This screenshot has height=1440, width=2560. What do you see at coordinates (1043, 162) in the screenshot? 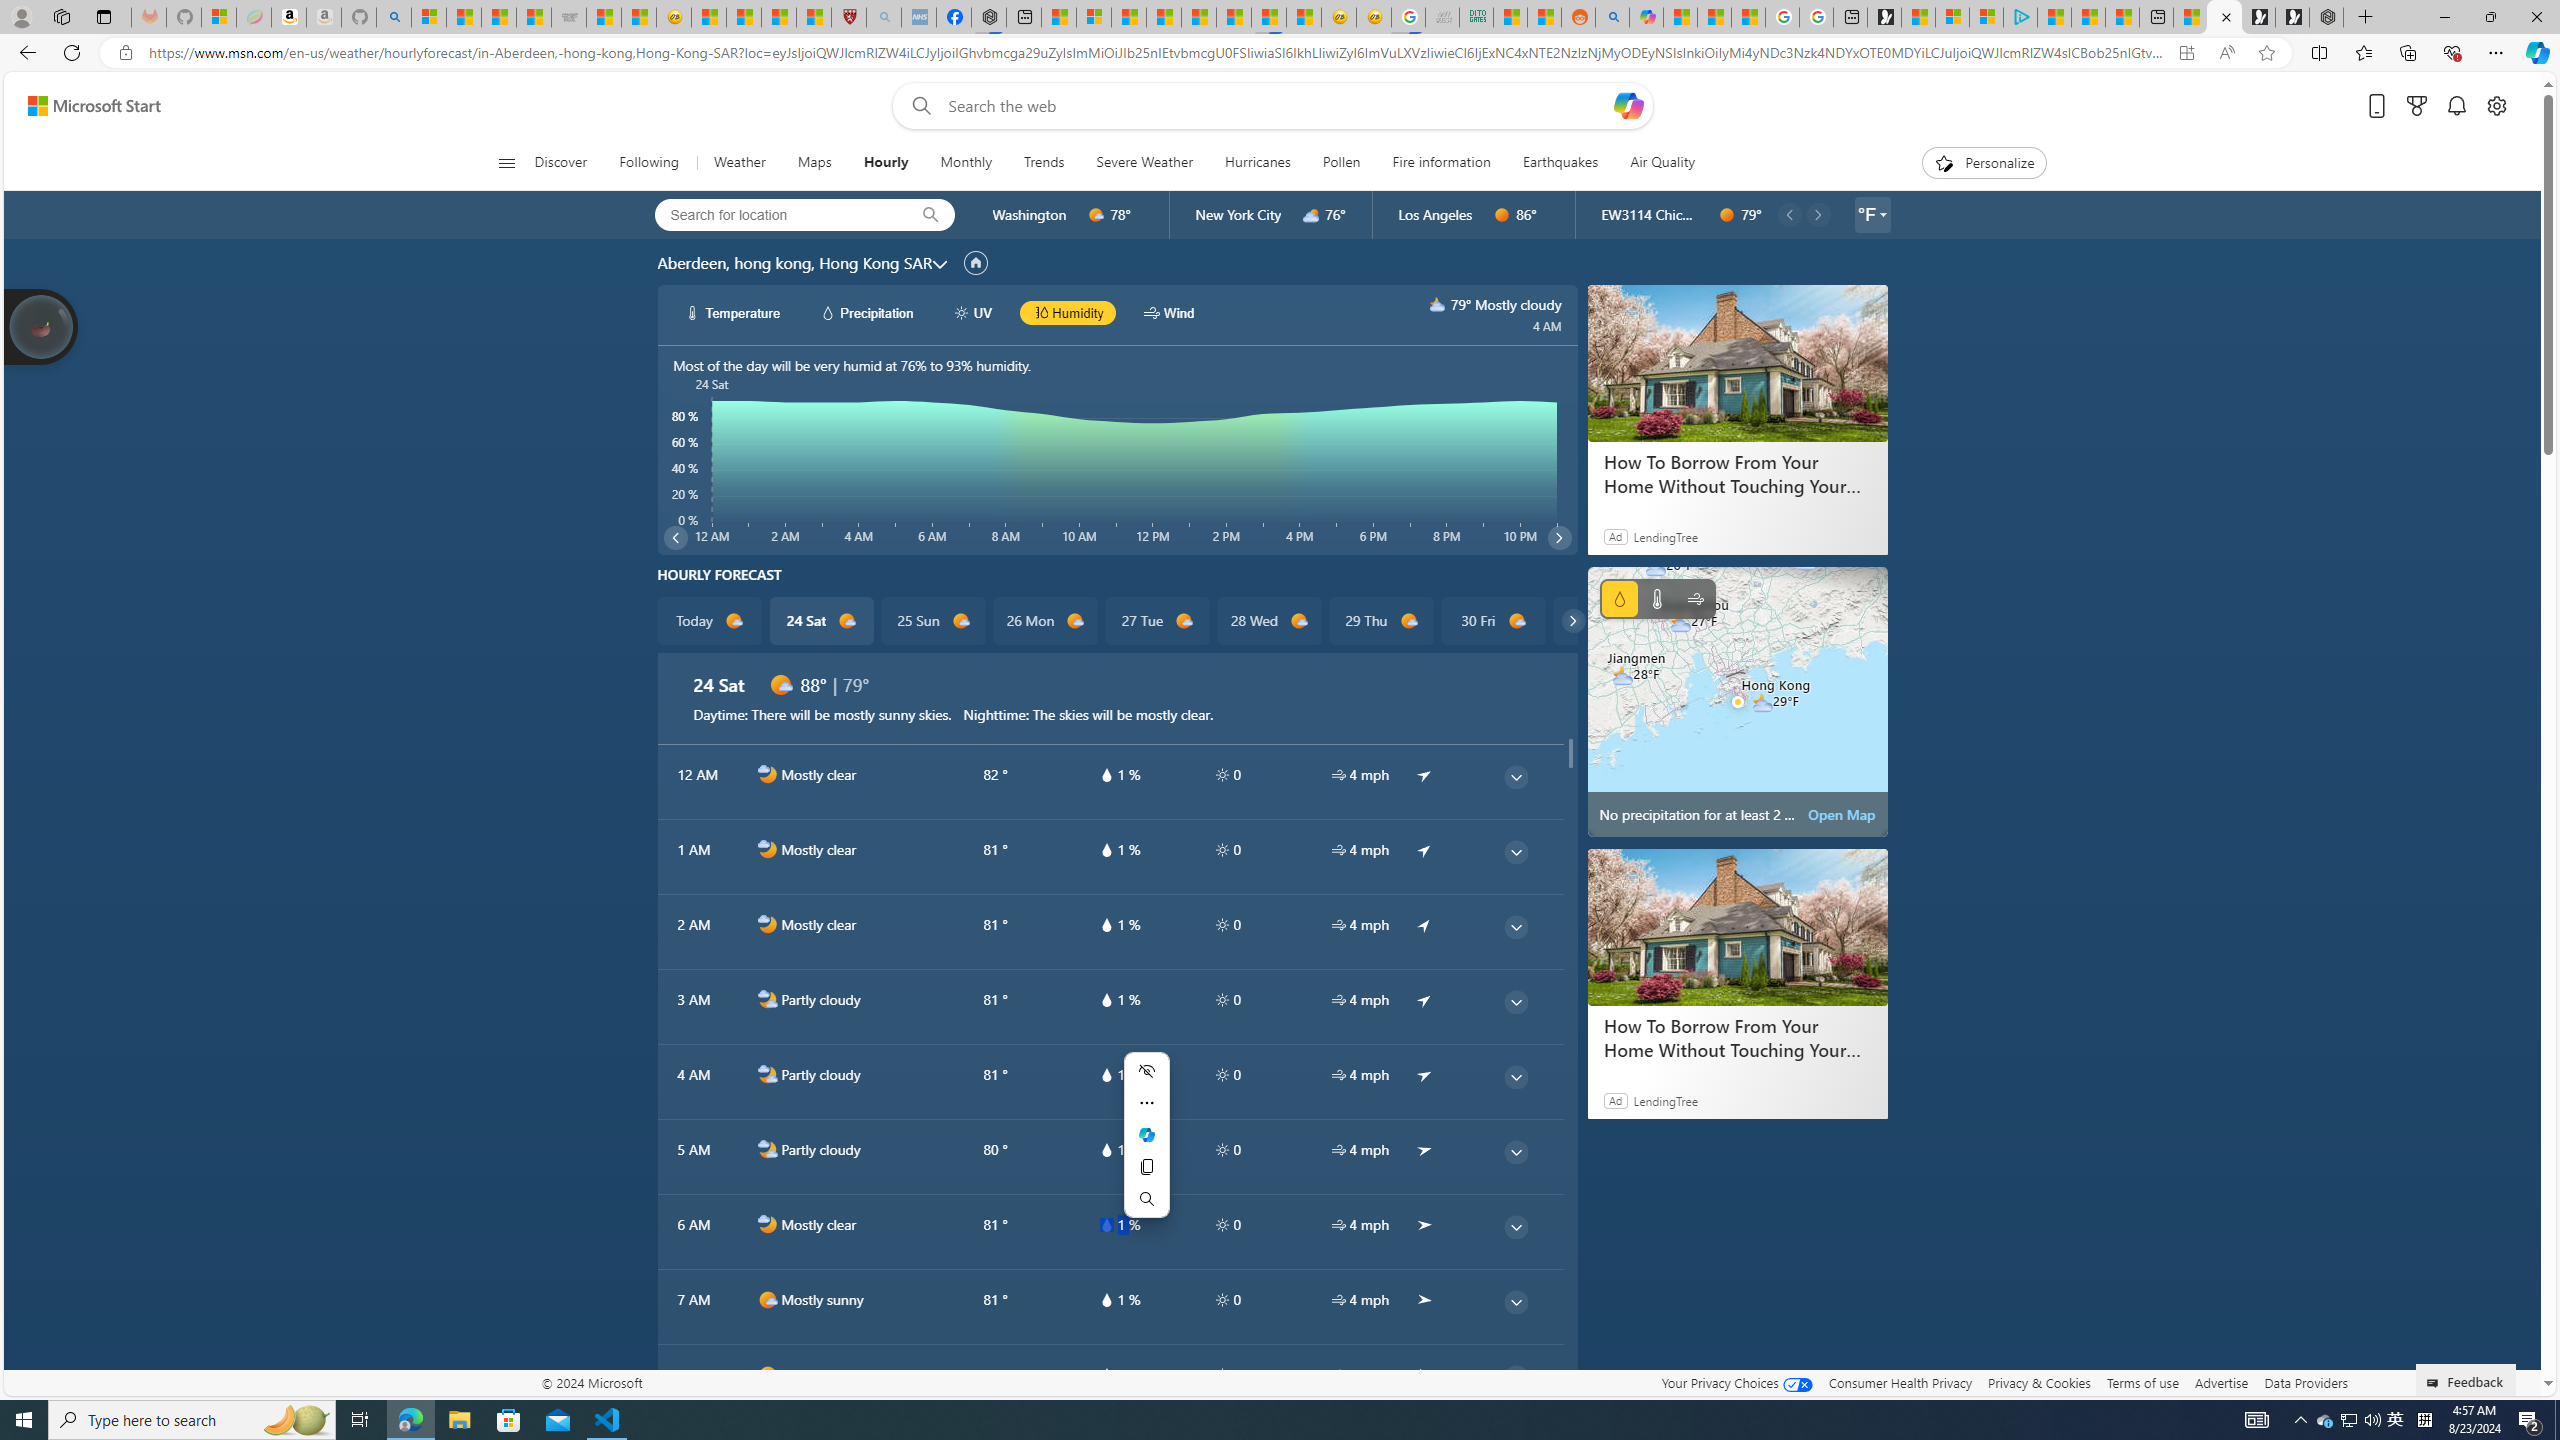
I see `'Trends'` at bounding box center [1043, 162].